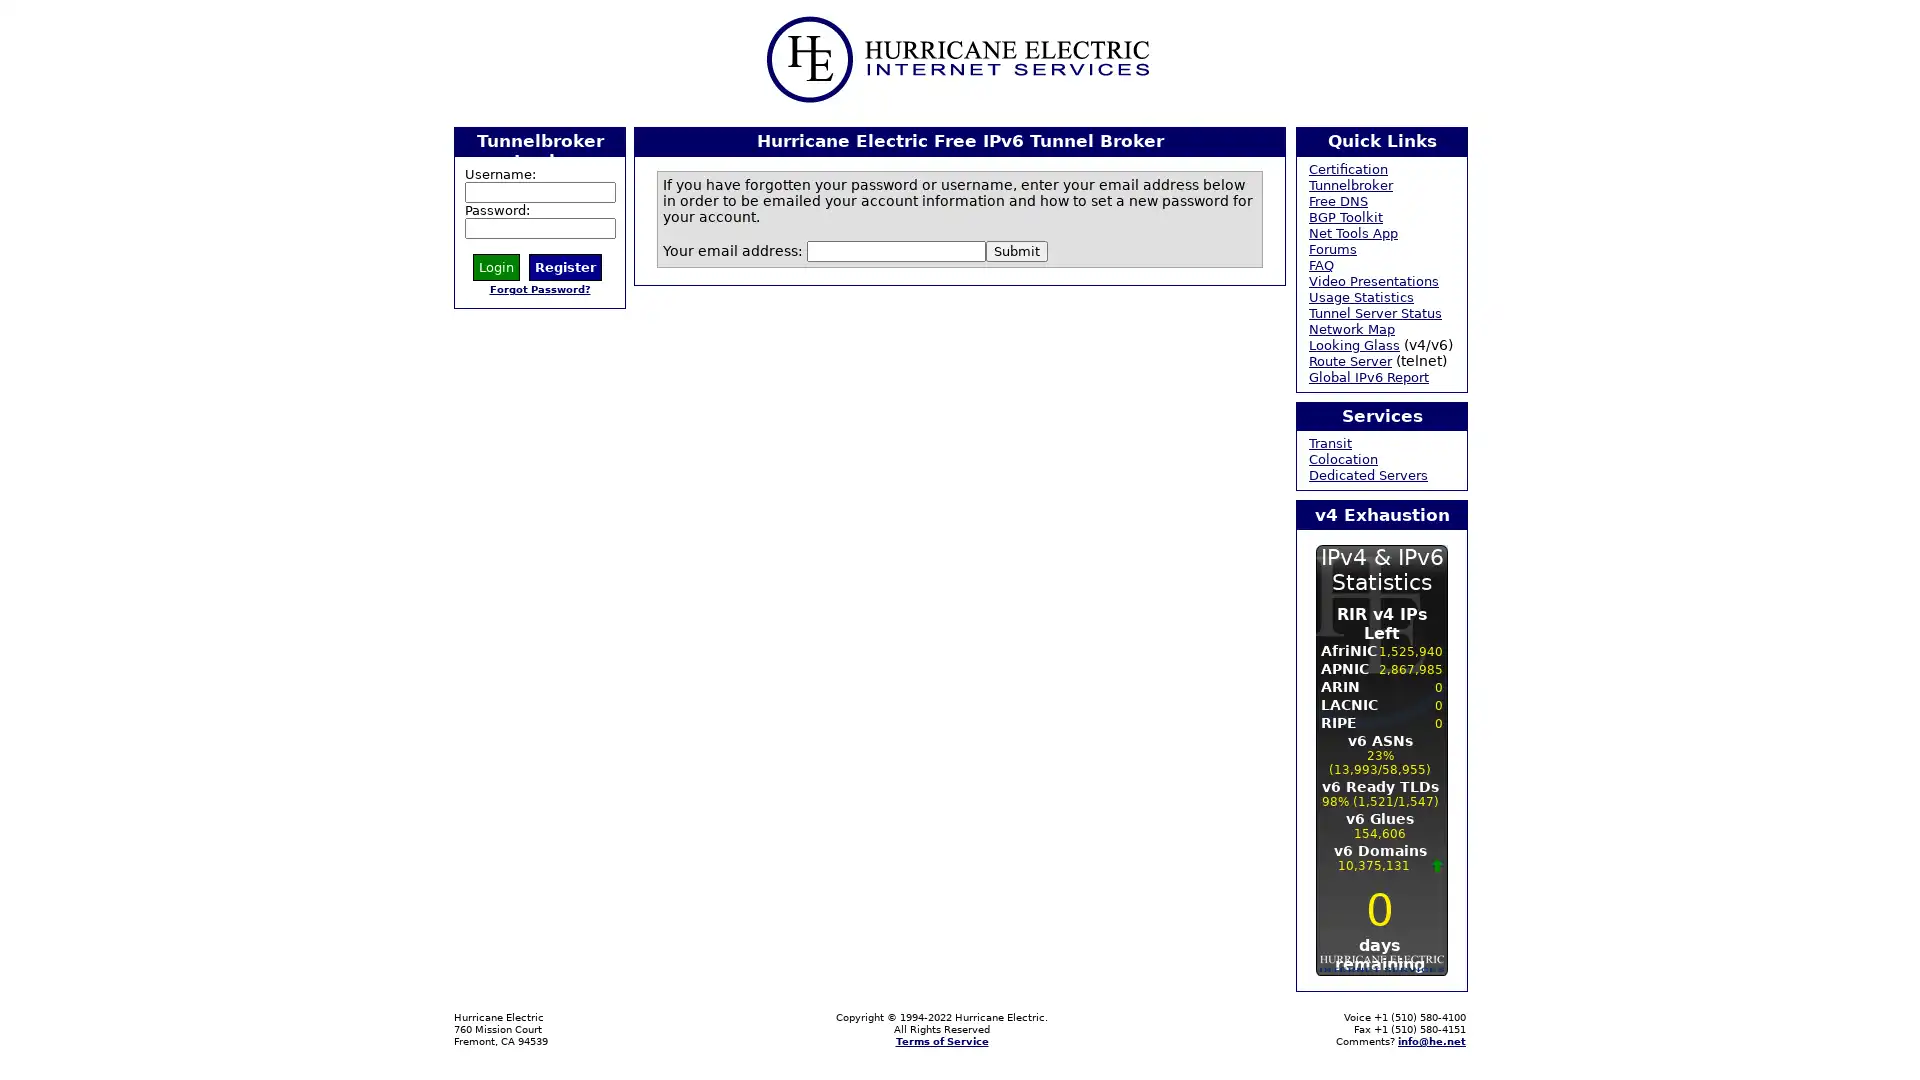 The width and height of the screenshot is (1920, 1080). Describe the element at coordinates (496, 265) in the screenshot. I see `Login` at that location.